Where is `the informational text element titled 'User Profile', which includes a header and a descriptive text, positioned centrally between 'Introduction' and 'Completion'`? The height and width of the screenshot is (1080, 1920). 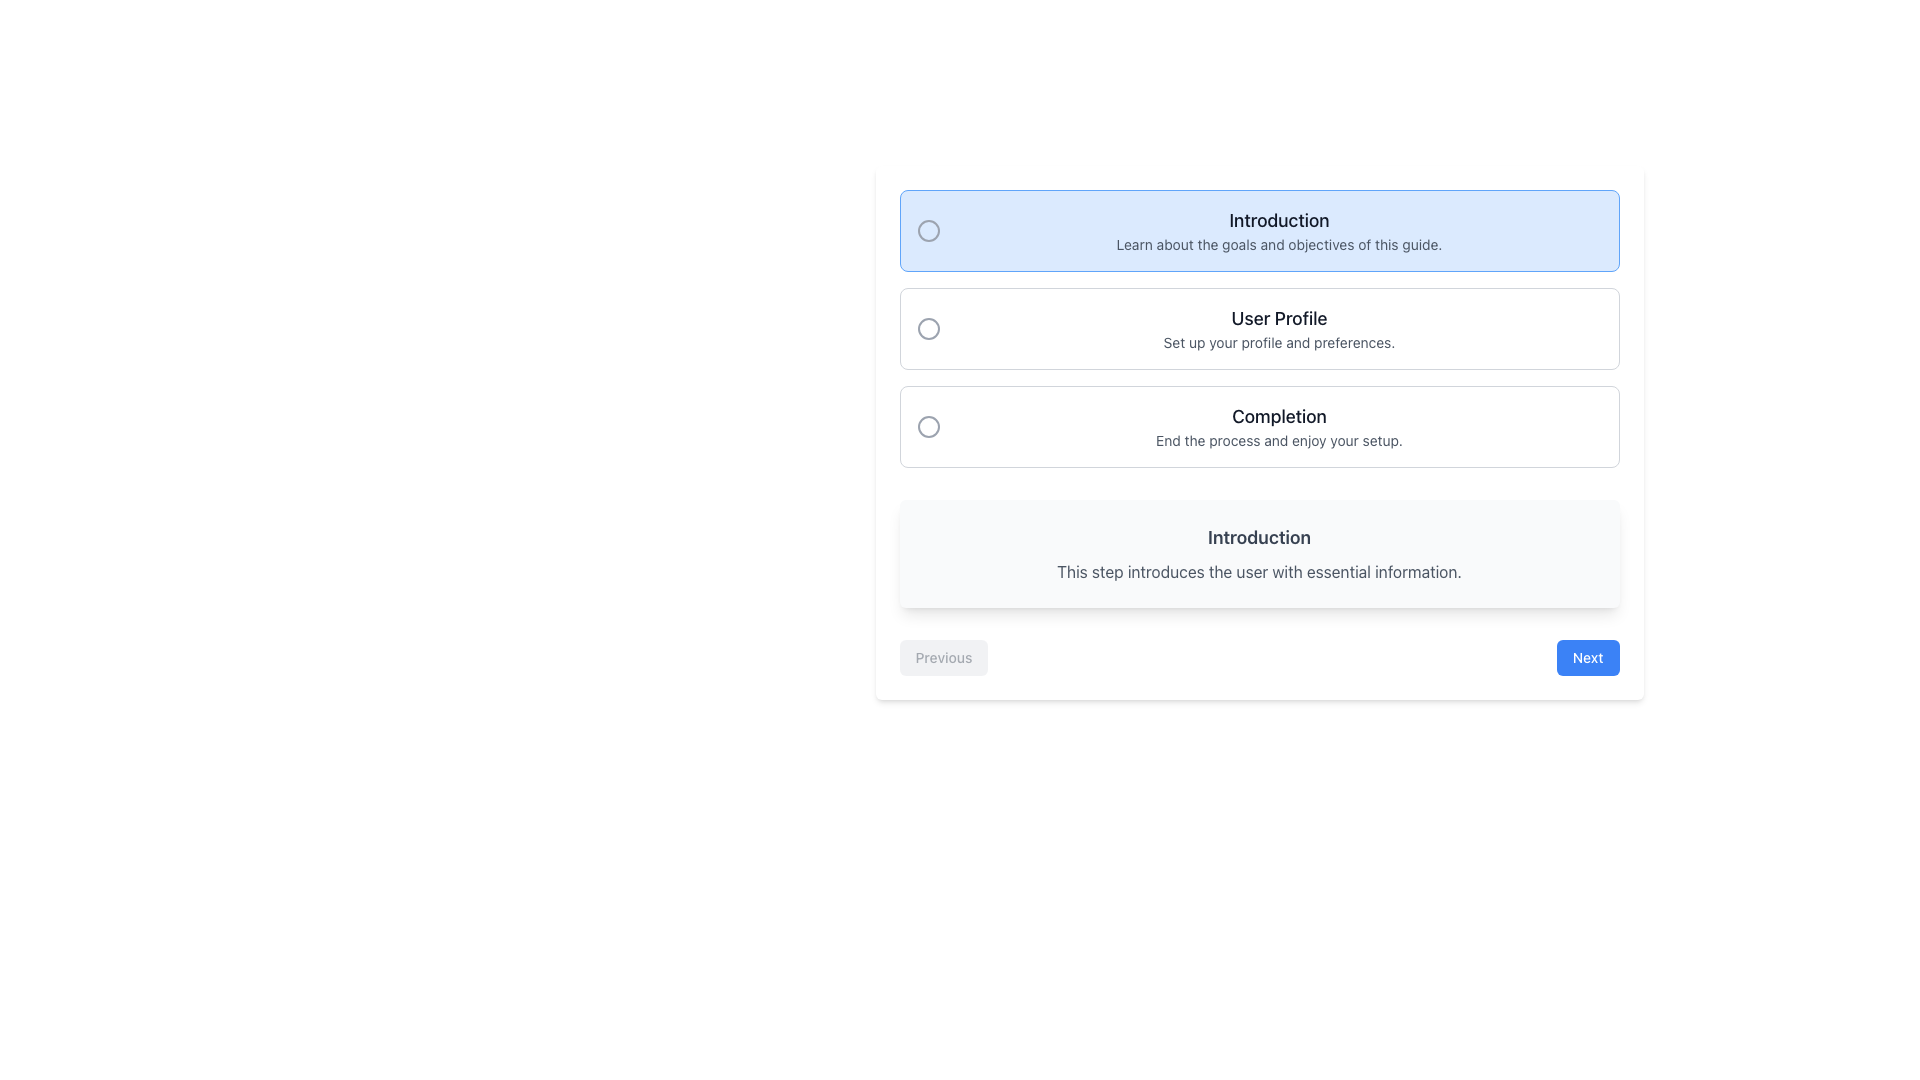 the informational text element titled 'User Profile', which includes a header and a descriptive text, positioned centrally between 'Introduction' and 'Completion' is located at coordinates (1278, 327).